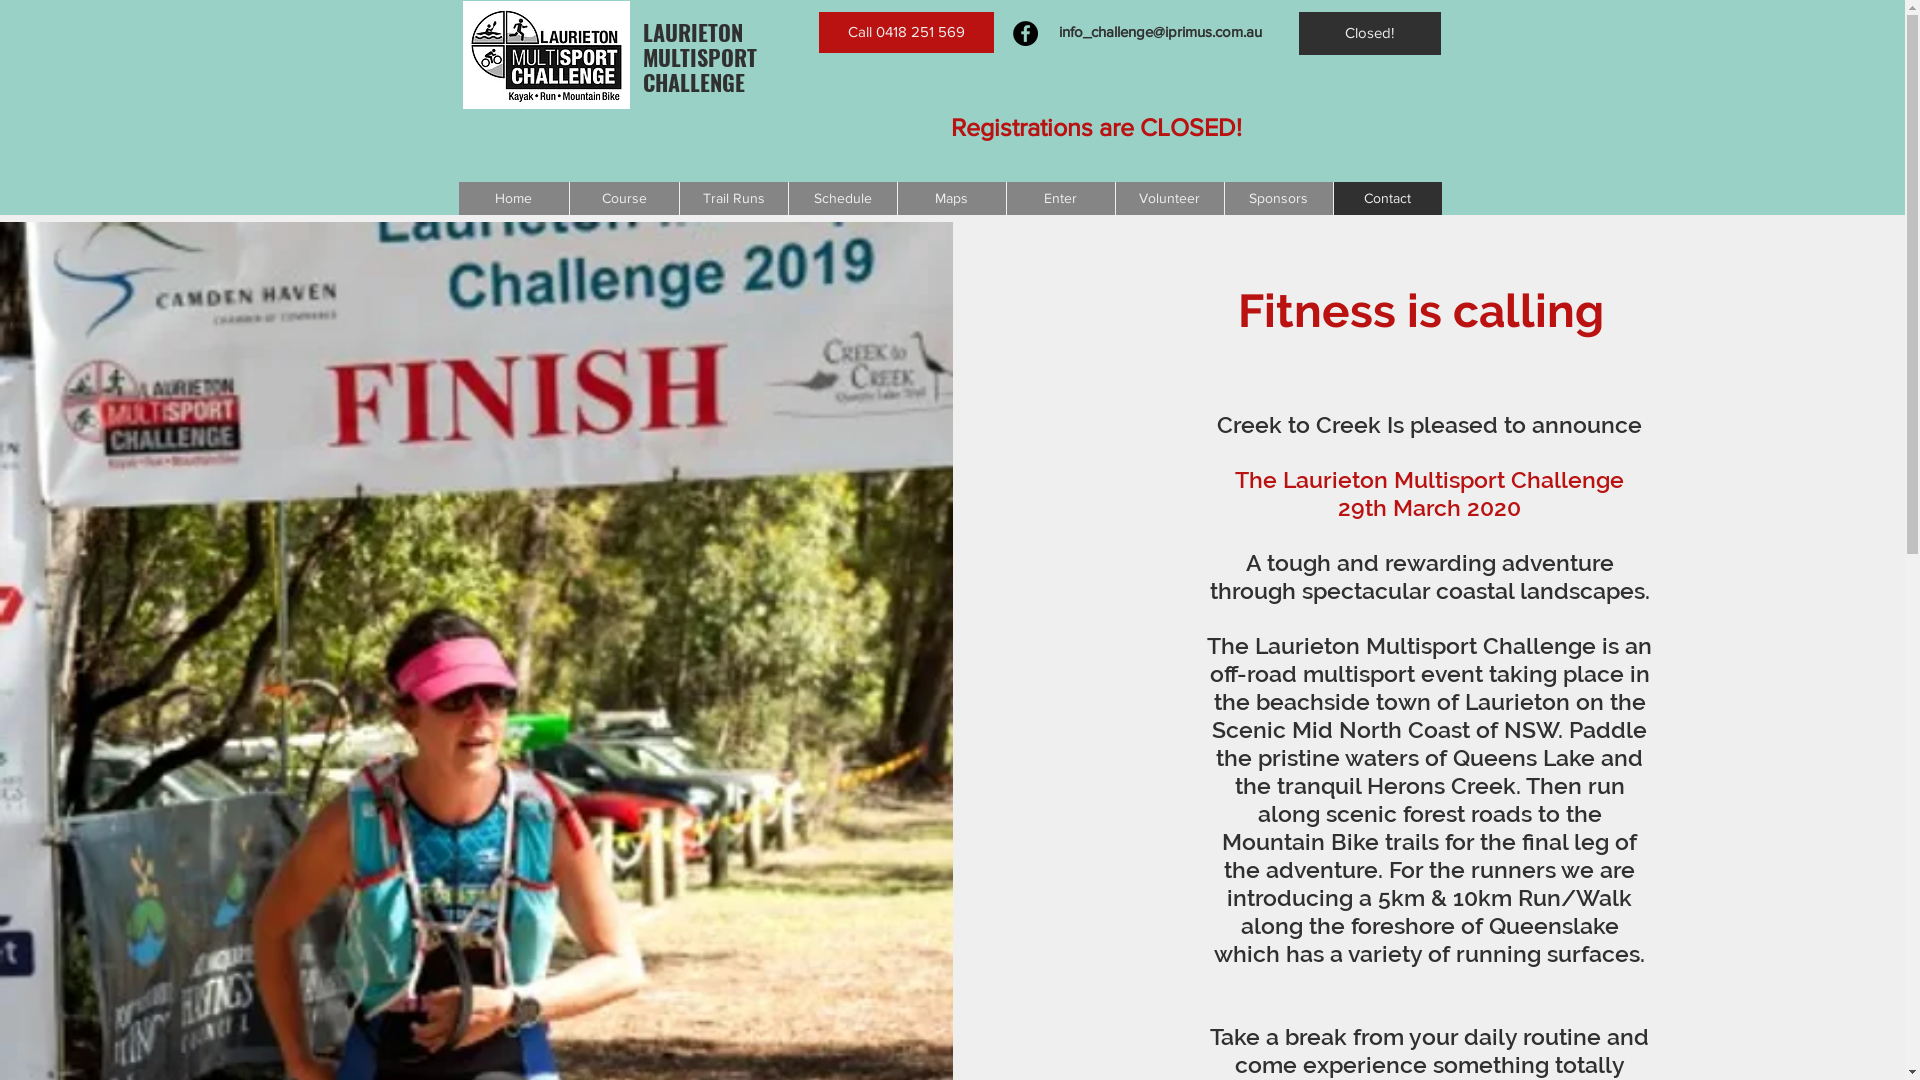 This screenshot has height=1080, width=1920. What do you see at coordinates (1277, 198) in the screenshot?
I see `'Sponsors'` at bounding box center [1277, 198].